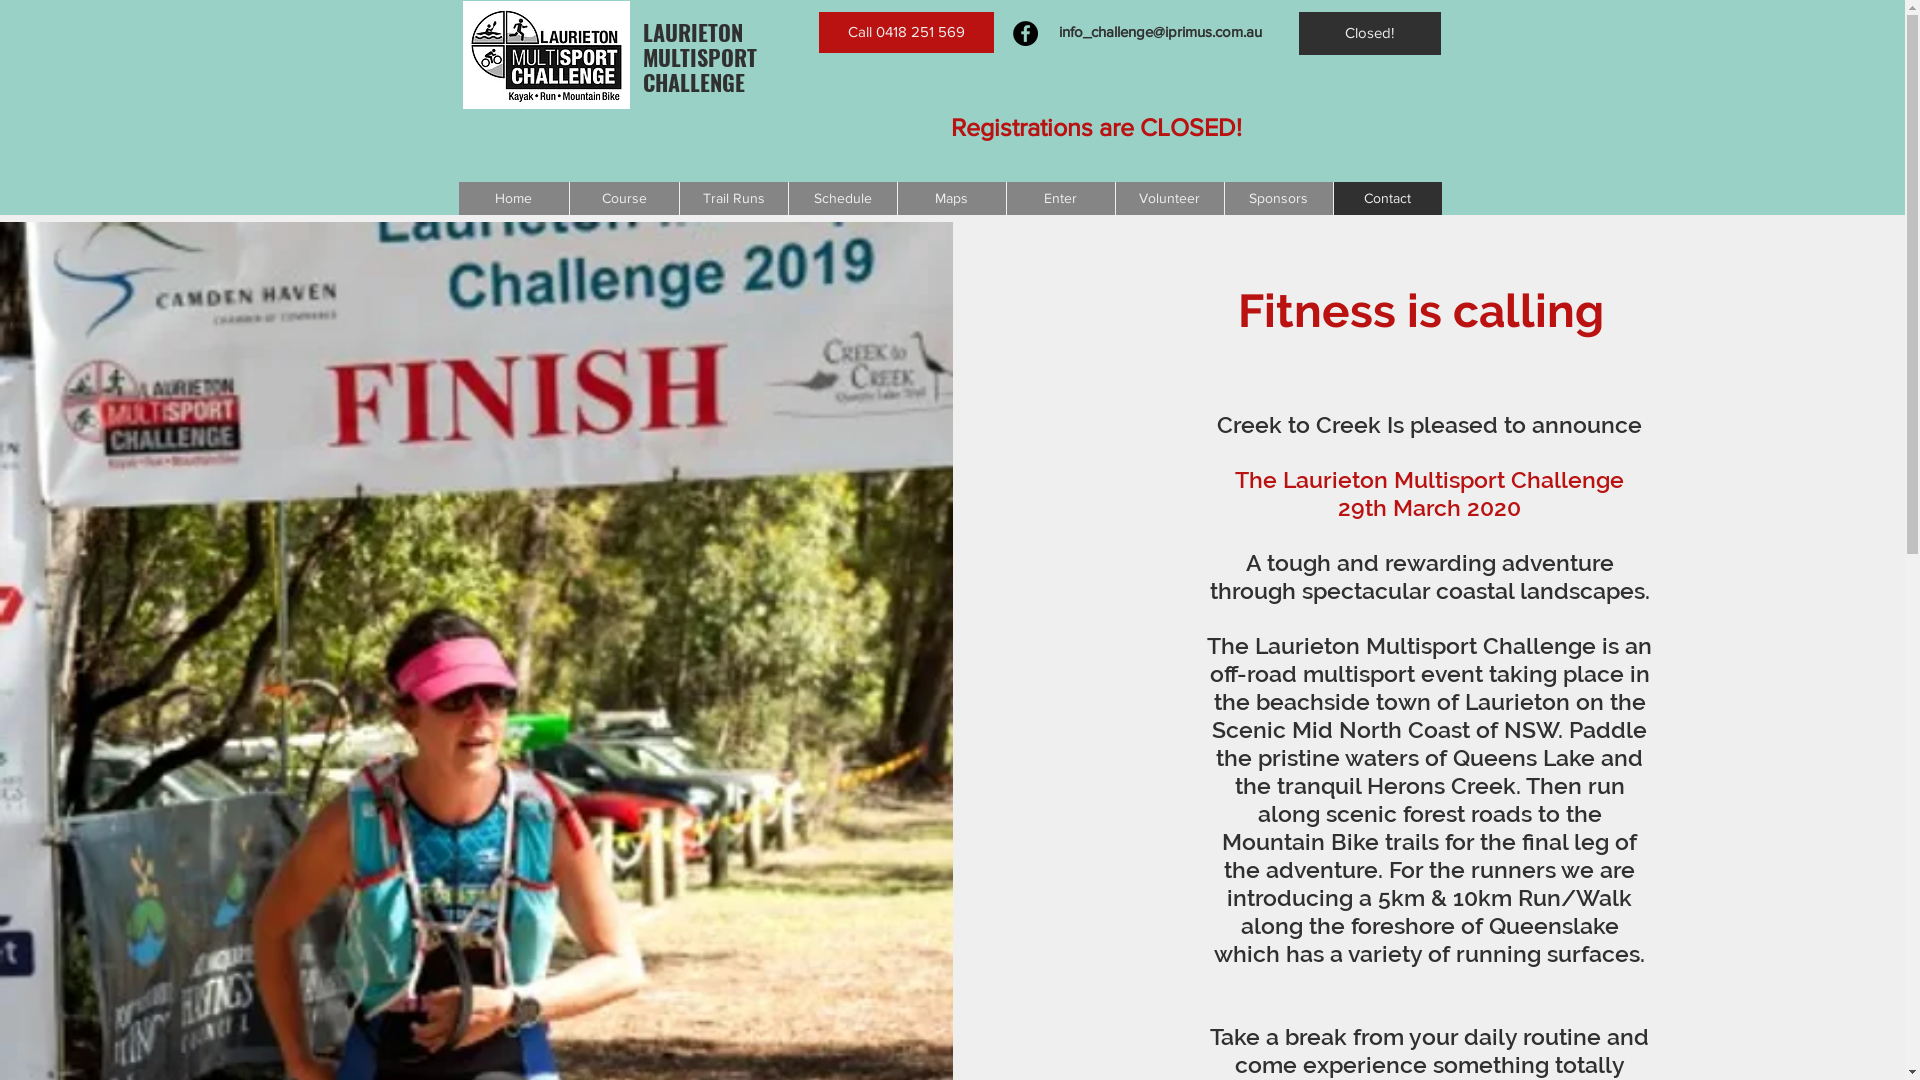 This screenshot has height=1080, width=1920. What do you see at coordinates (1277, 198) in the screenshot?
I see `'Sponsors'` at bounding box center [1277, 198].